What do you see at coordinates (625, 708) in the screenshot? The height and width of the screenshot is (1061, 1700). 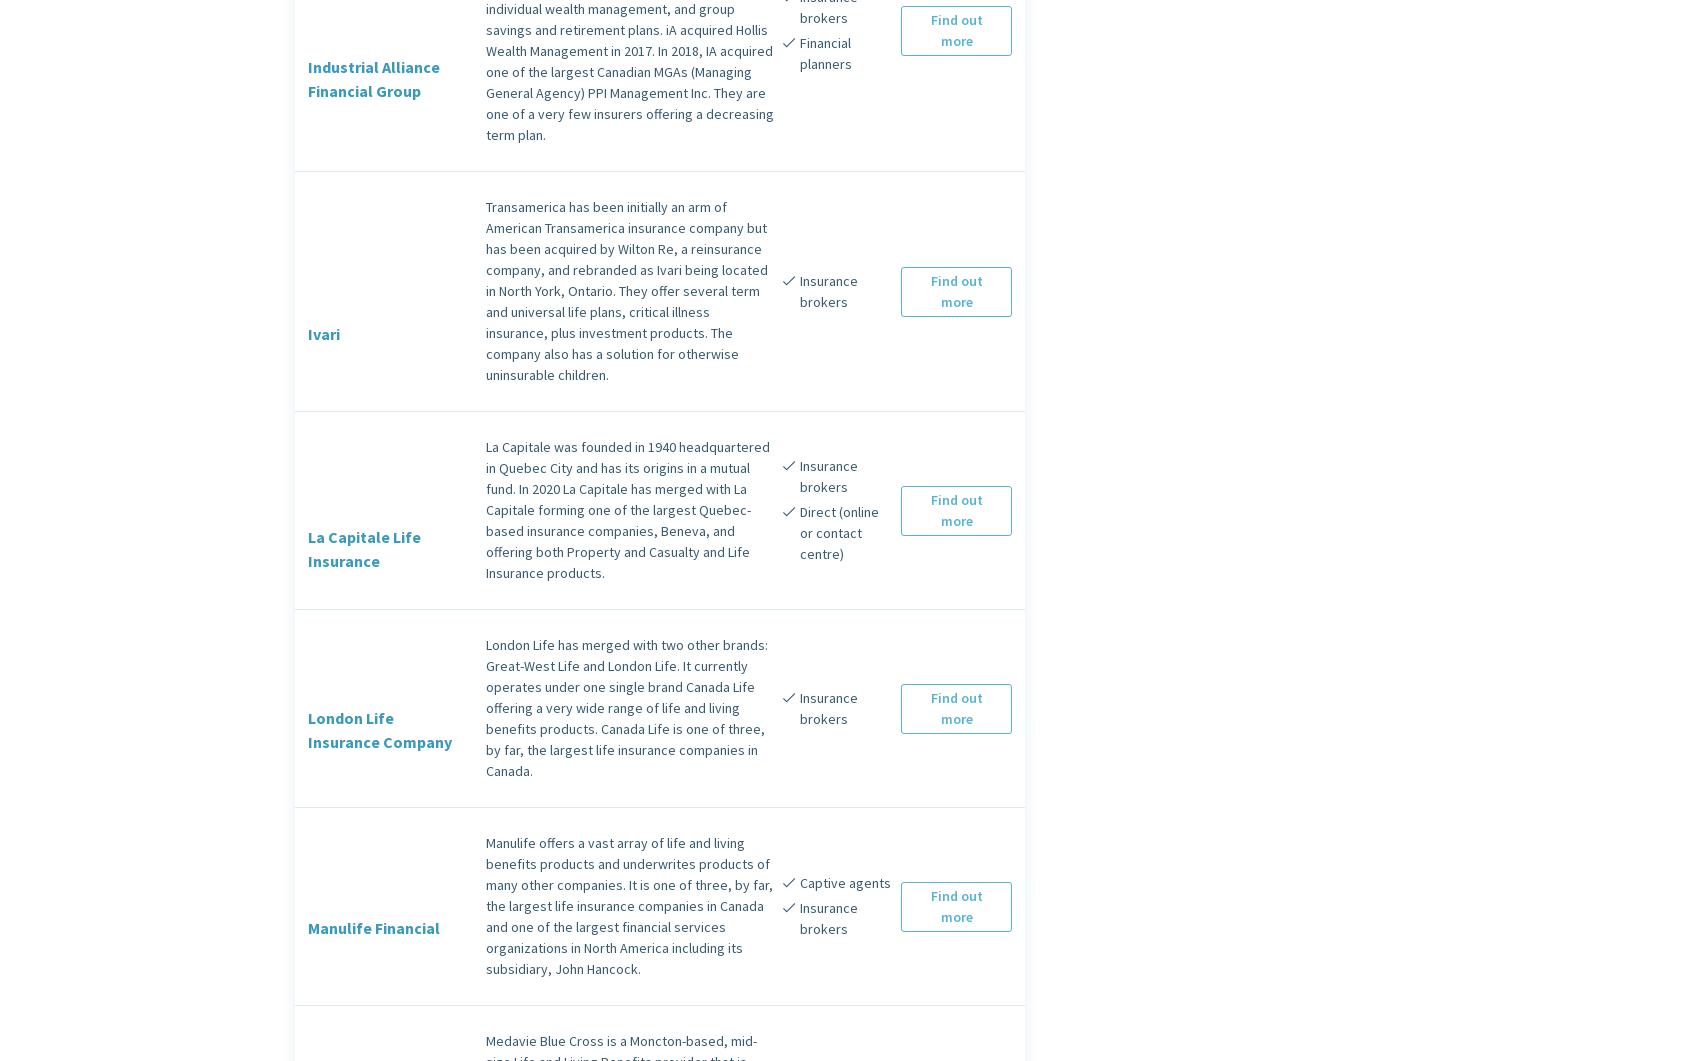 I see `'London Life has merged with two other brands: Great-West Life and London Life. It currently operates under one single brand Canada Life offering a very wide range of life and living benefits products. Canada Life is one of three, by far, the largest life insurance companies in Canada.'` at bounding box center [625, 708].